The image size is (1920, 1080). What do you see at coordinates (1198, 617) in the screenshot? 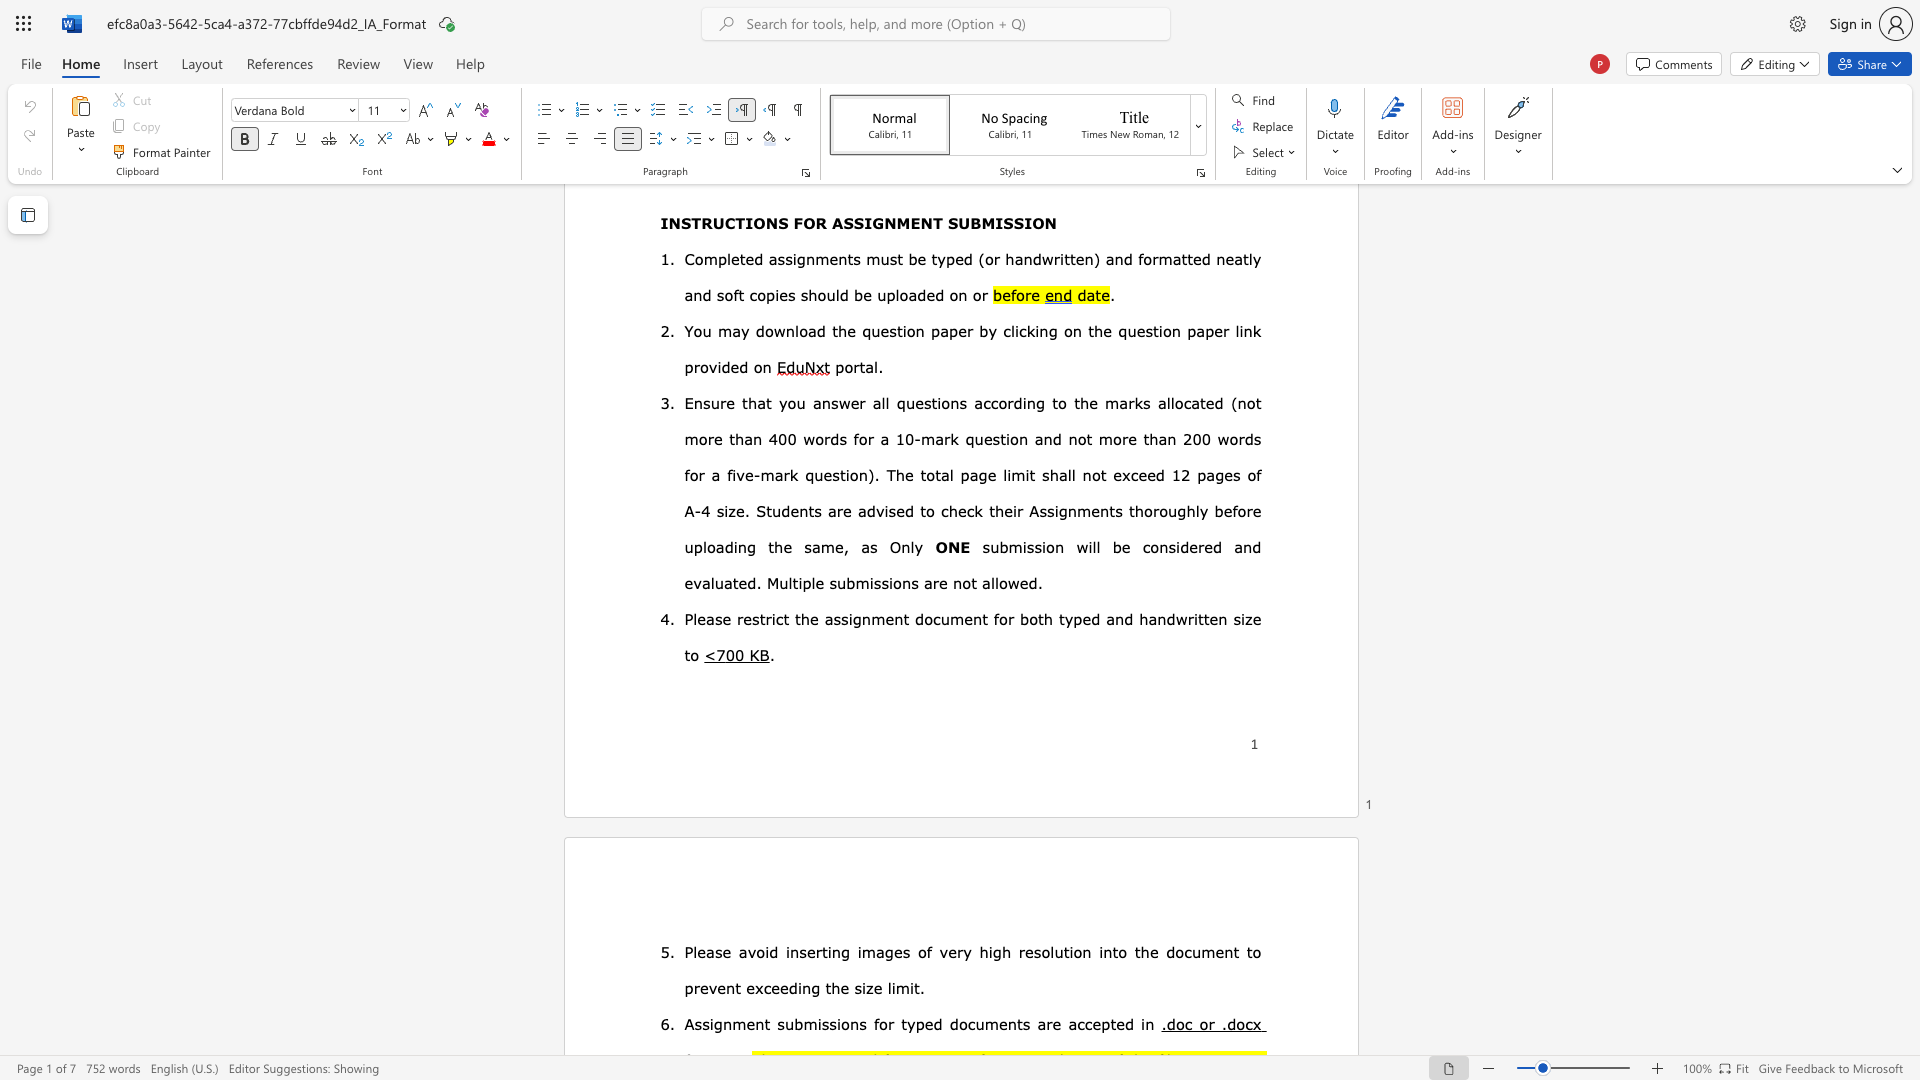
I see `the subset text "tt" within the text "for both typed and handwritten"` at bounding box center [1198, 617].